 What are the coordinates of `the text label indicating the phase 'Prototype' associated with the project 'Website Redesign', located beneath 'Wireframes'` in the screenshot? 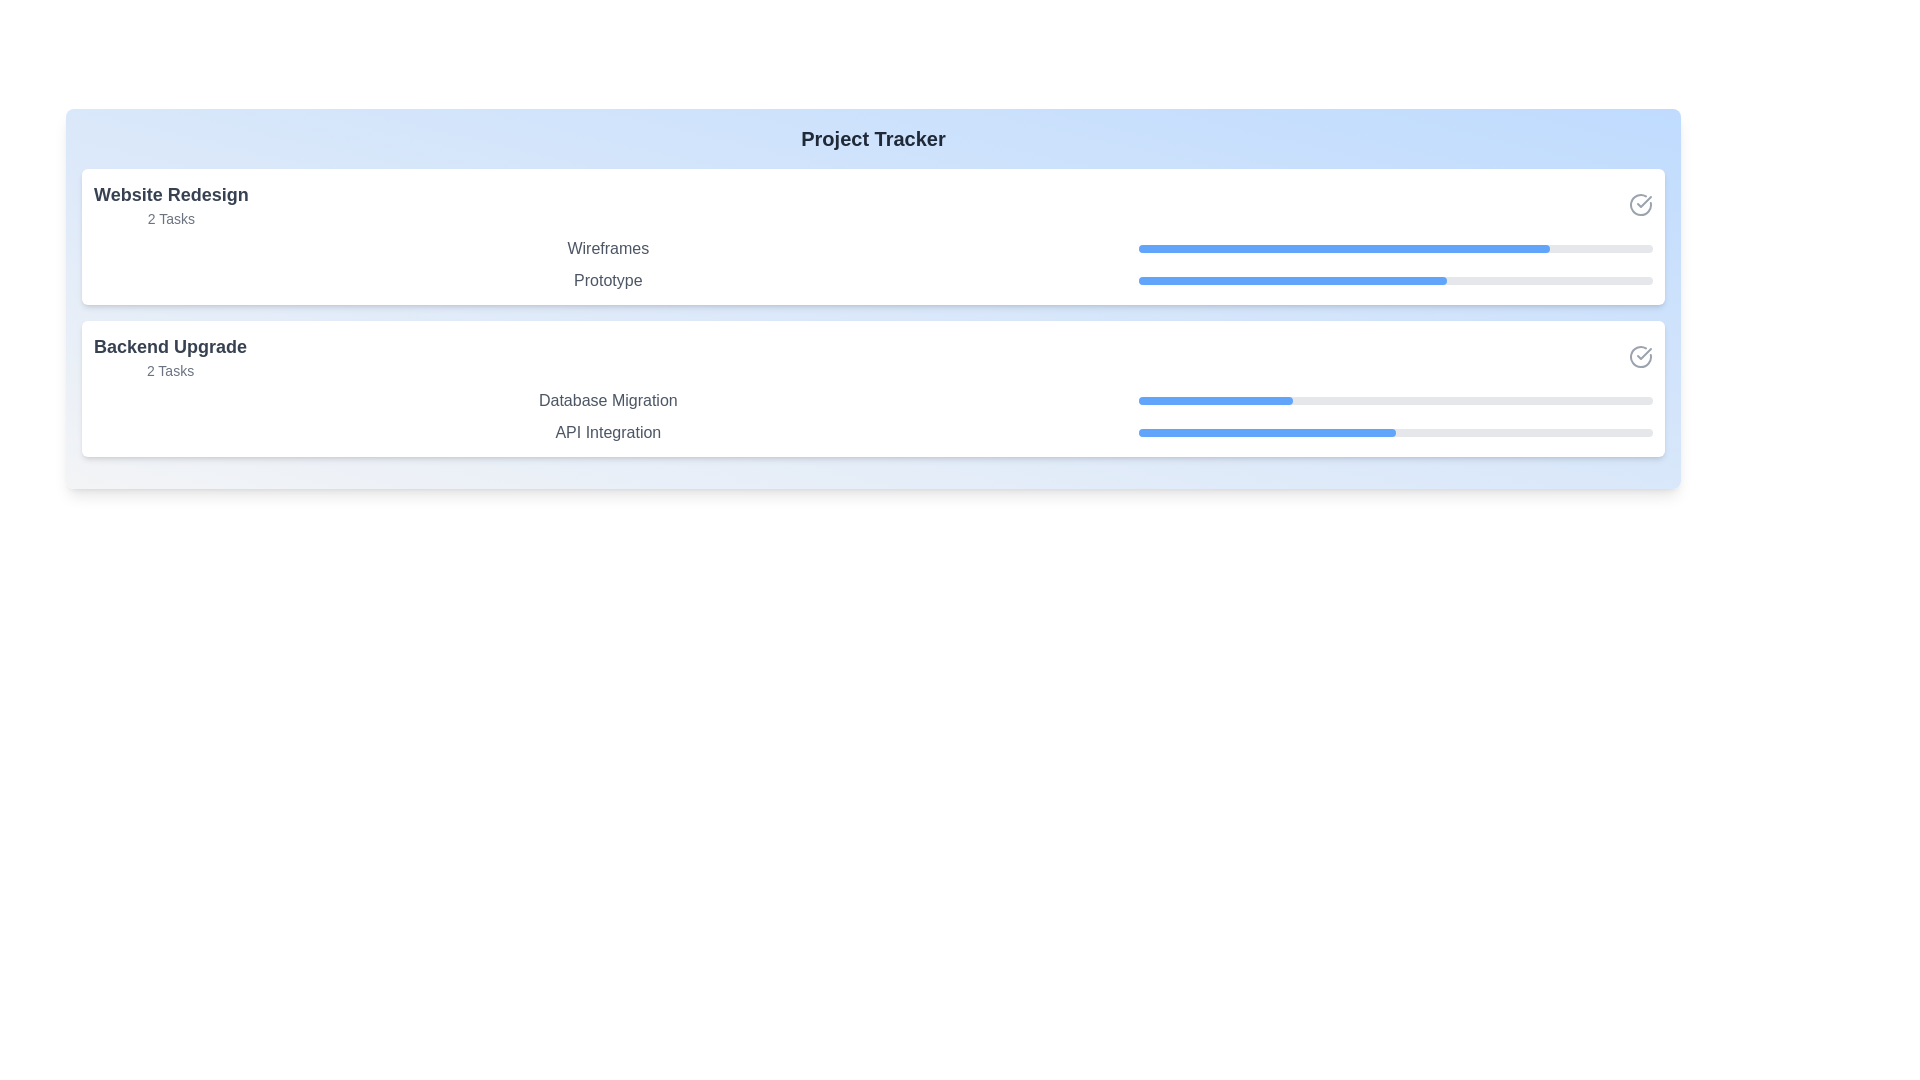 It's located at (607, 281).